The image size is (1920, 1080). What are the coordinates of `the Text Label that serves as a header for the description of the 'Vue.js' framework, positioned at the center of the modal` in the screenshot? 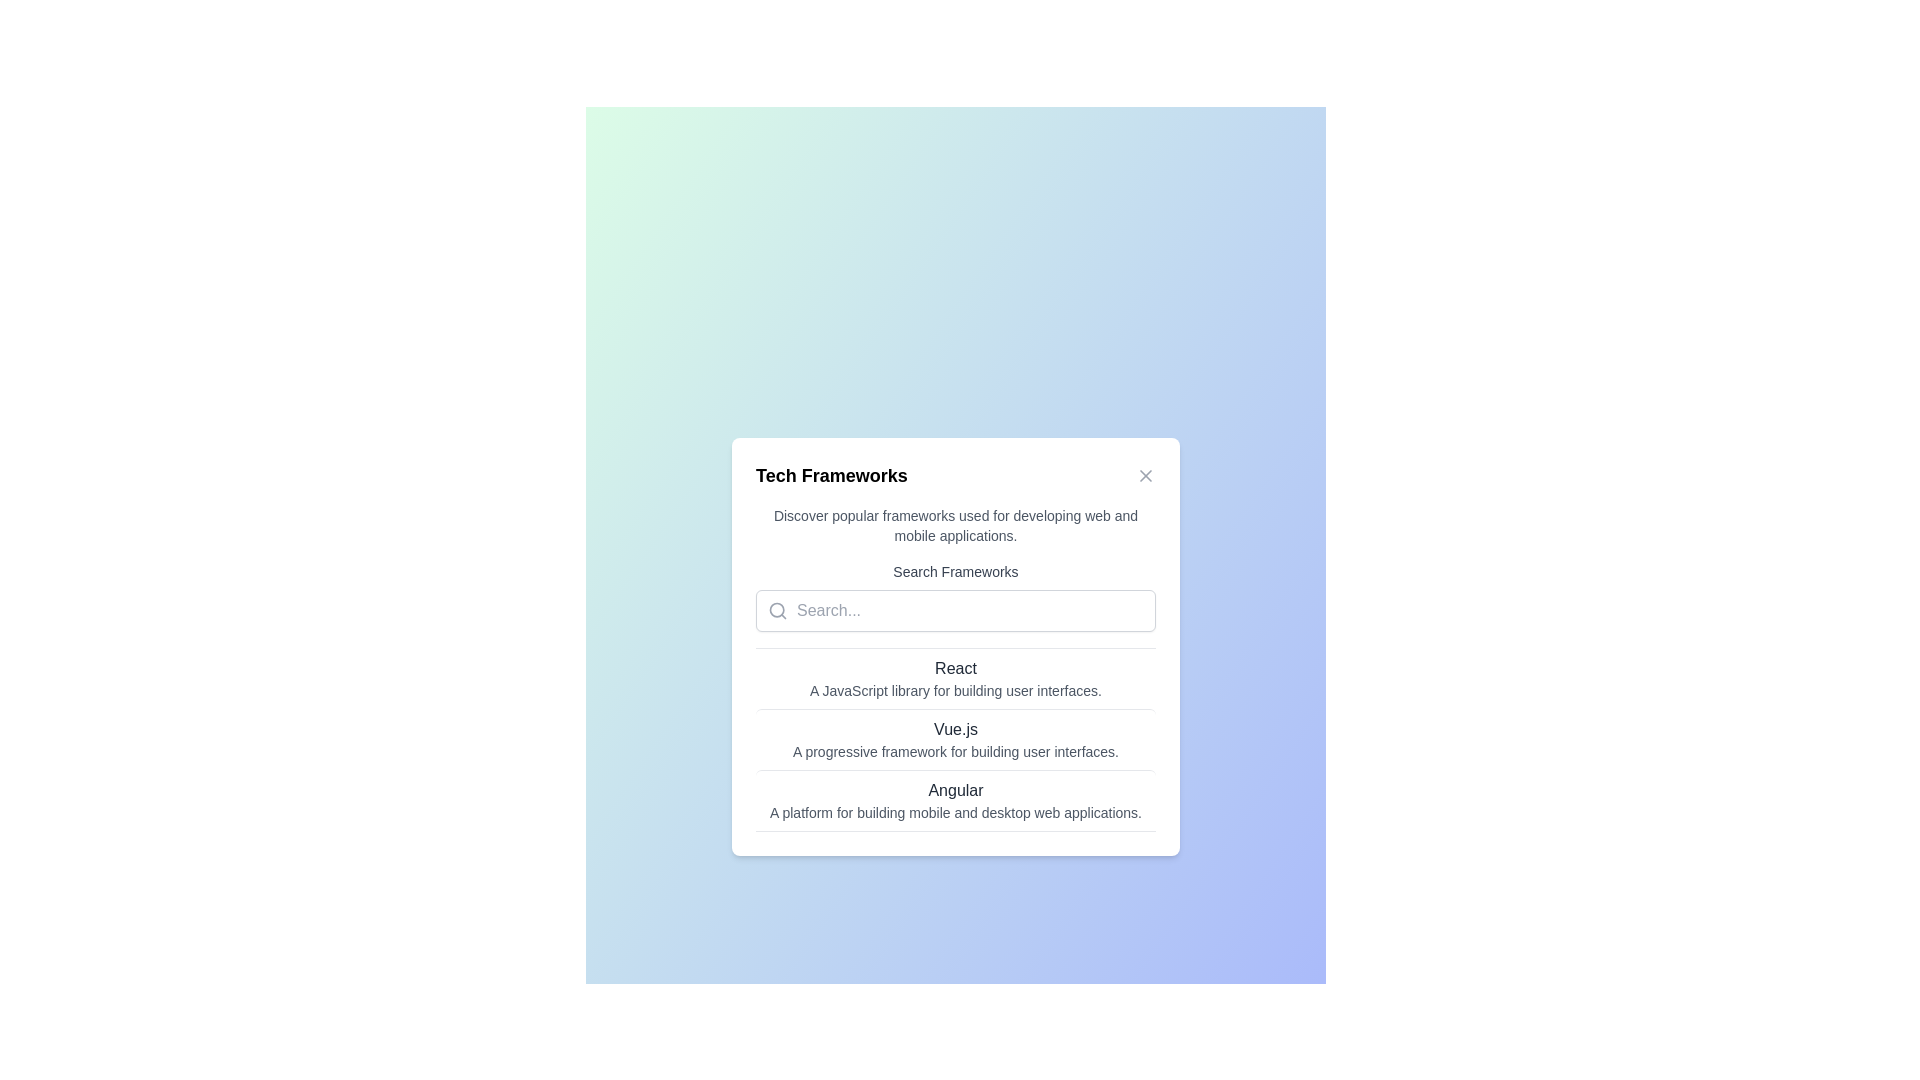 It's located at (954, 729).